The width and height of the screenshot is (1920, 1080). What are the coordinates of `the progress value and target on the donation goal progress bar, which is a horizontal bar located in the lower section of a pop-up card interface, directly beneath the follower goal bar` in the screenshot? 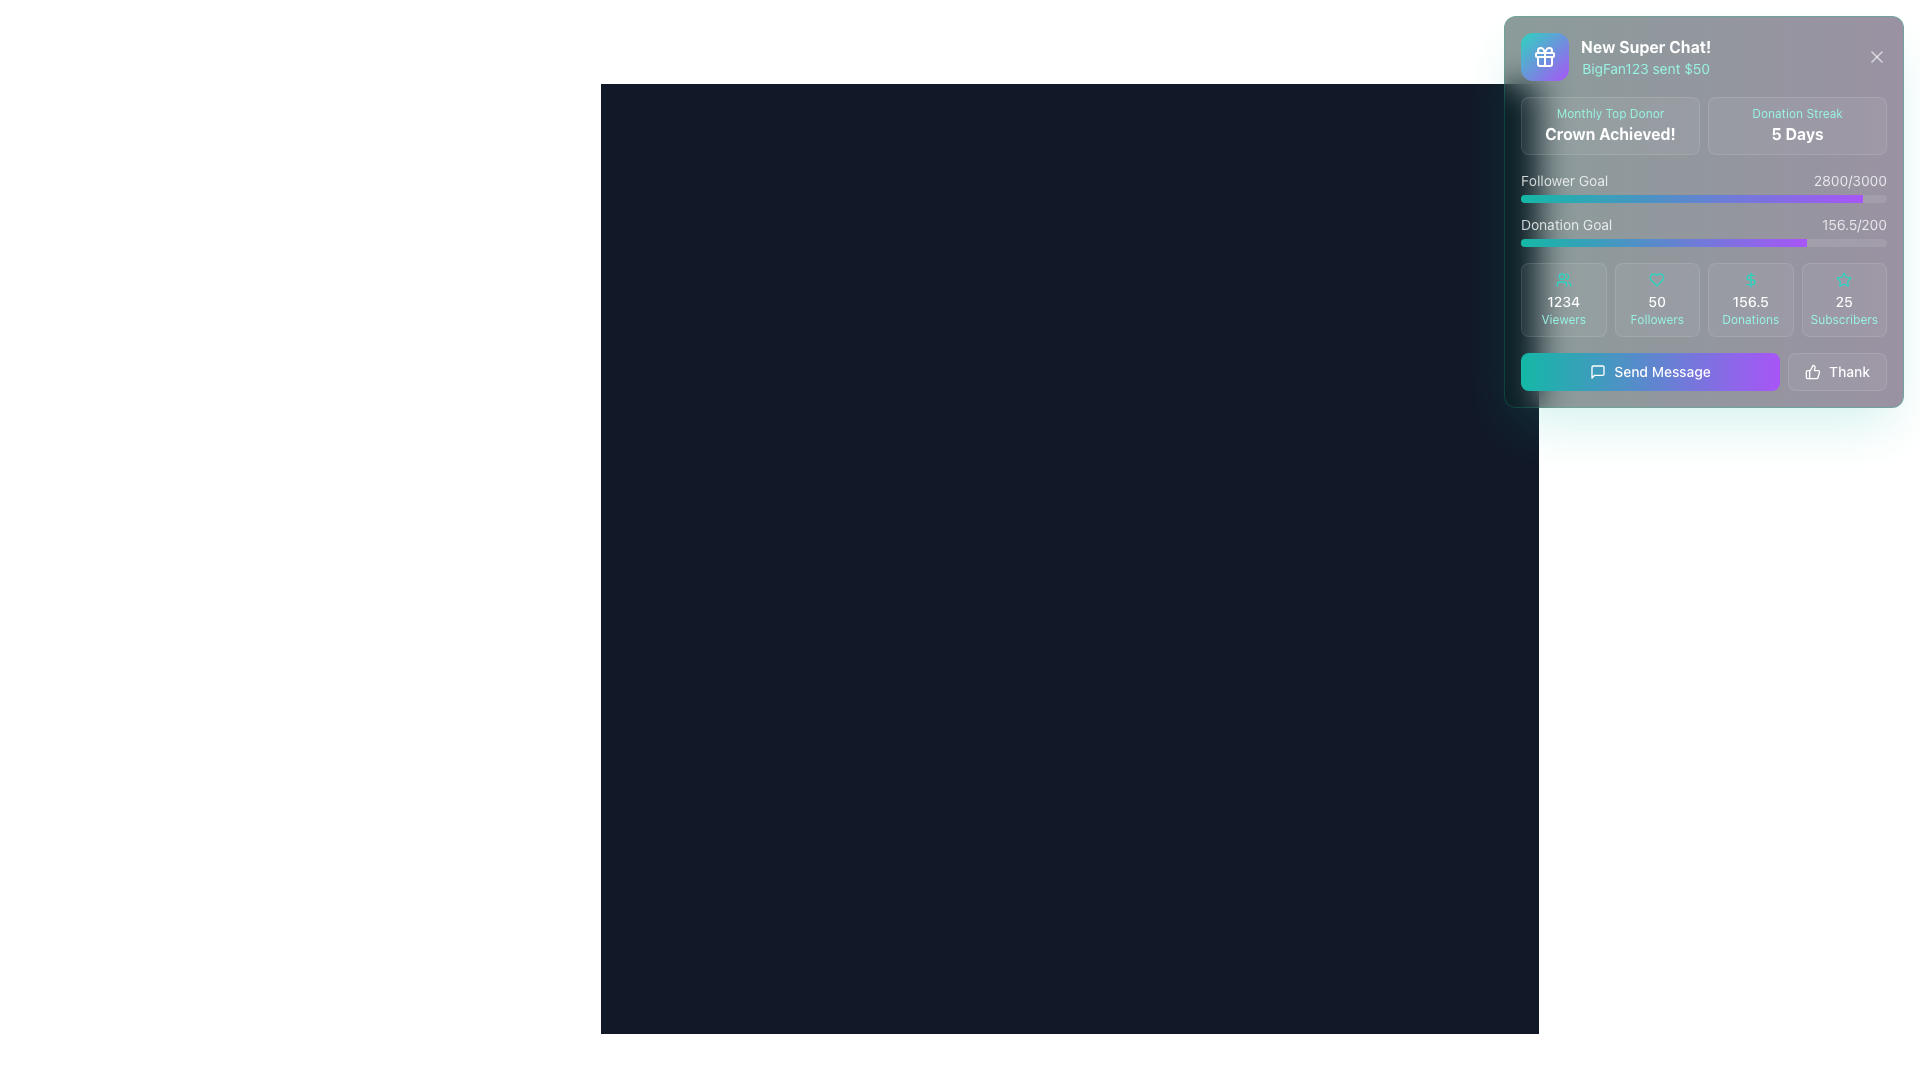 It's located at (1703, 230).